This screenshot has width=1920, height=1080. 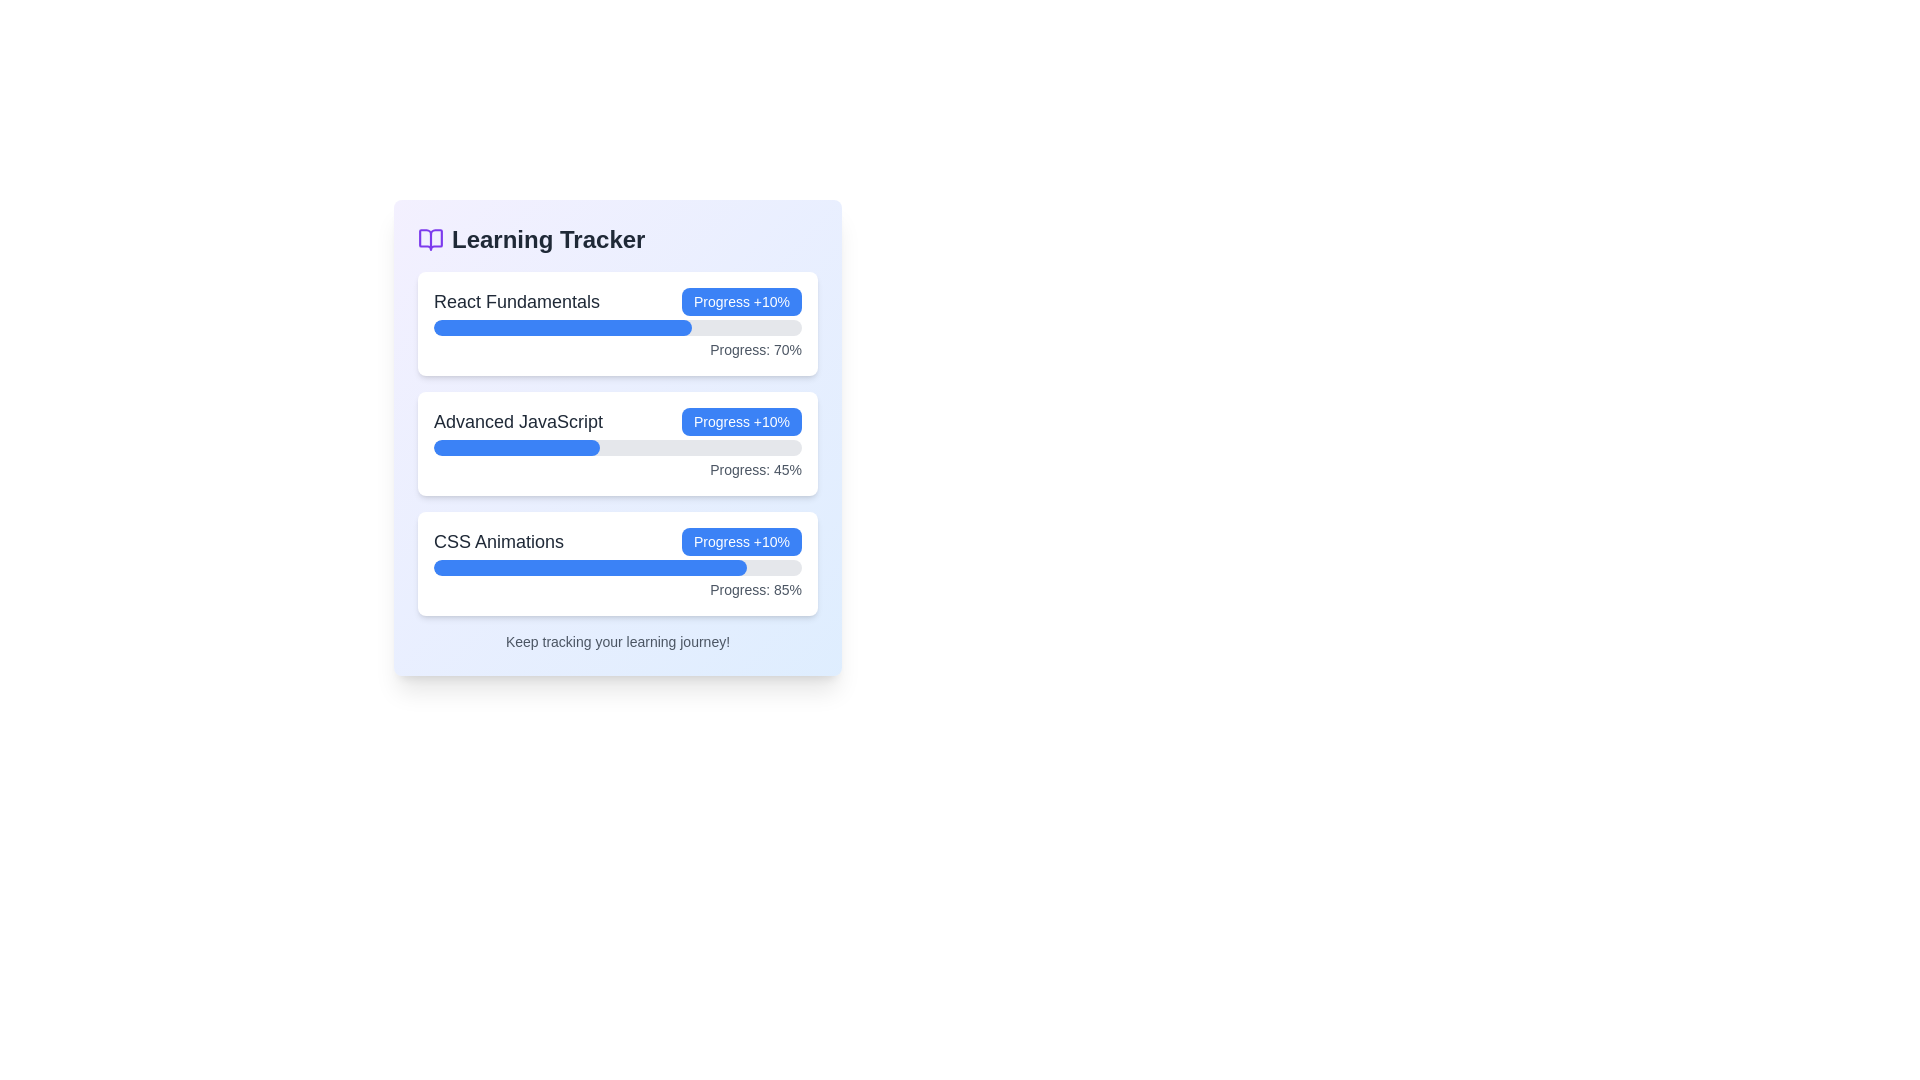 What do you see at coordinates (516, 446) in the screenshot?
I see `the progress indicator for the 'Advanced JavaScript' course, which visually represents a completion of 45% within the 'Learning Tracker' interface` at bounding box center [516, 446].